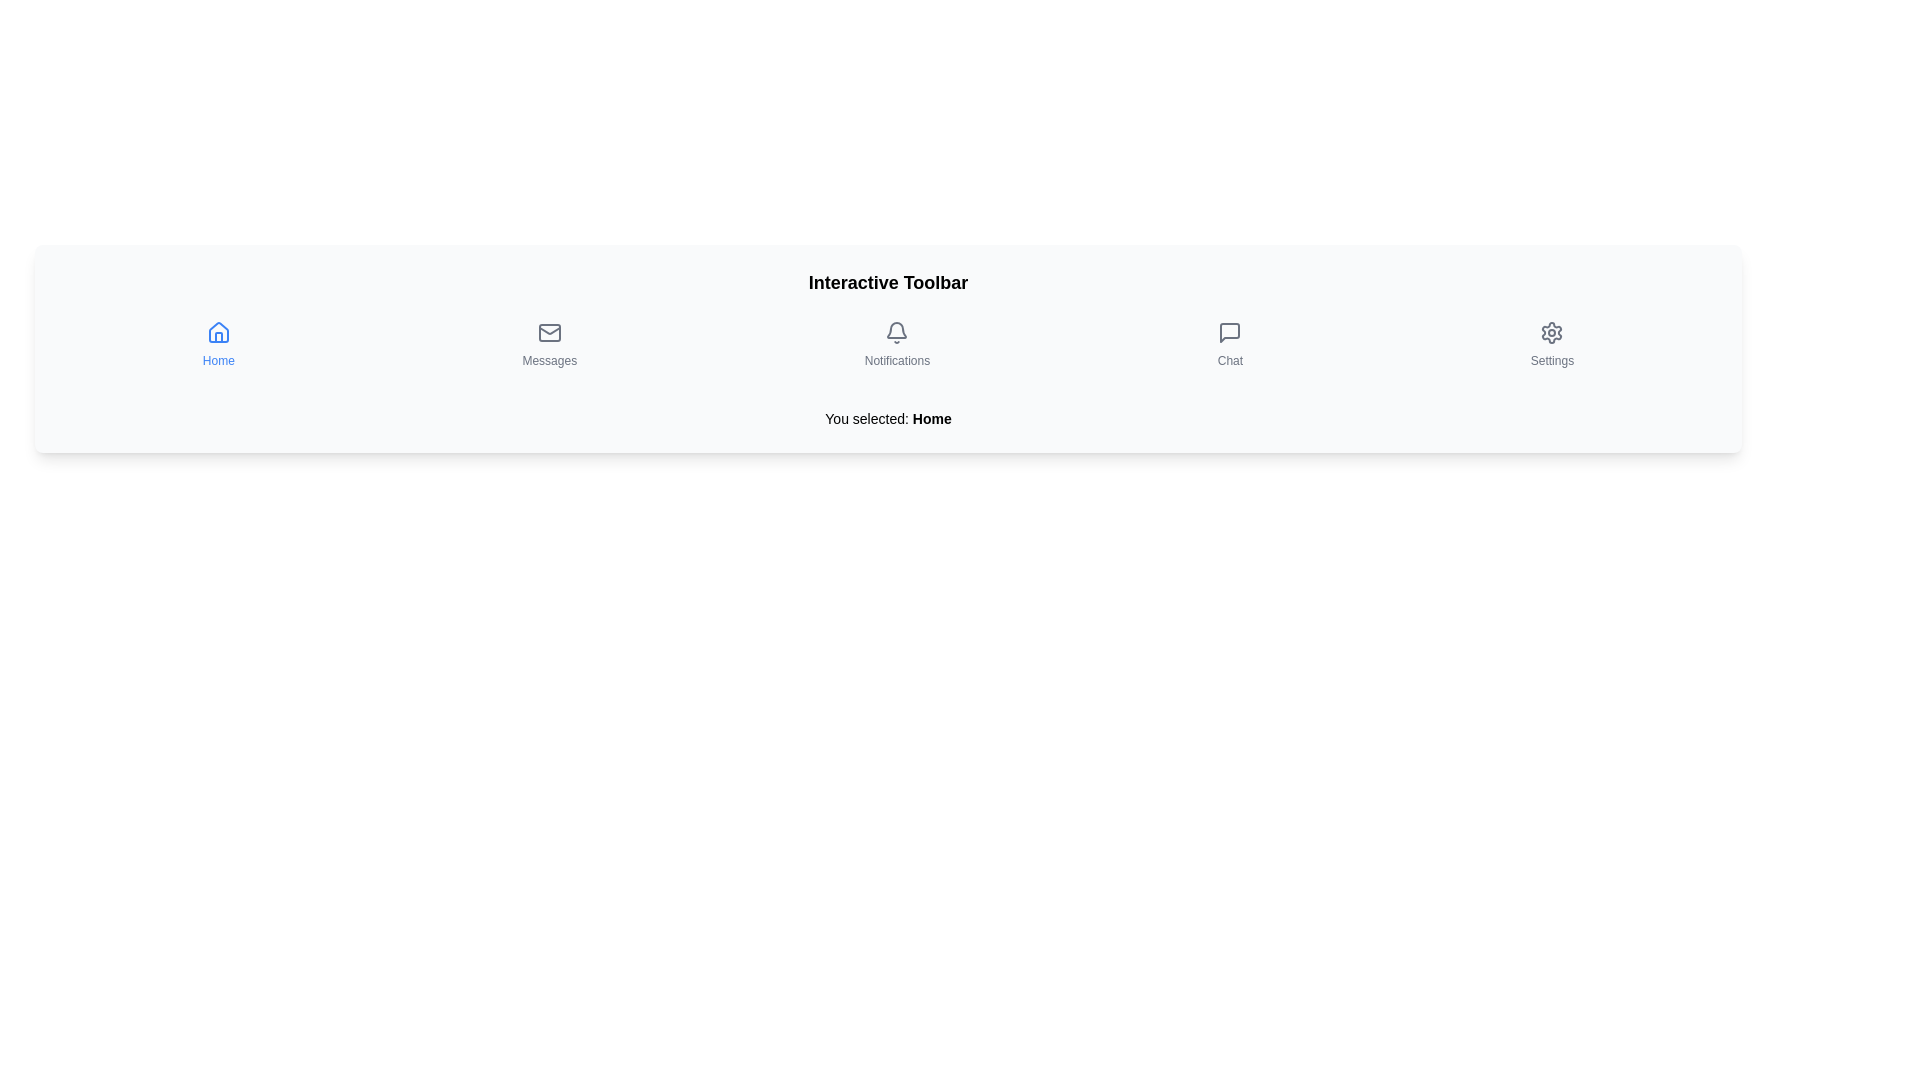  I want to click on the cogwheel-shaped icon indicative of the settings menu located on the far-right side of the interactive toolbar, so click(1551, 331).